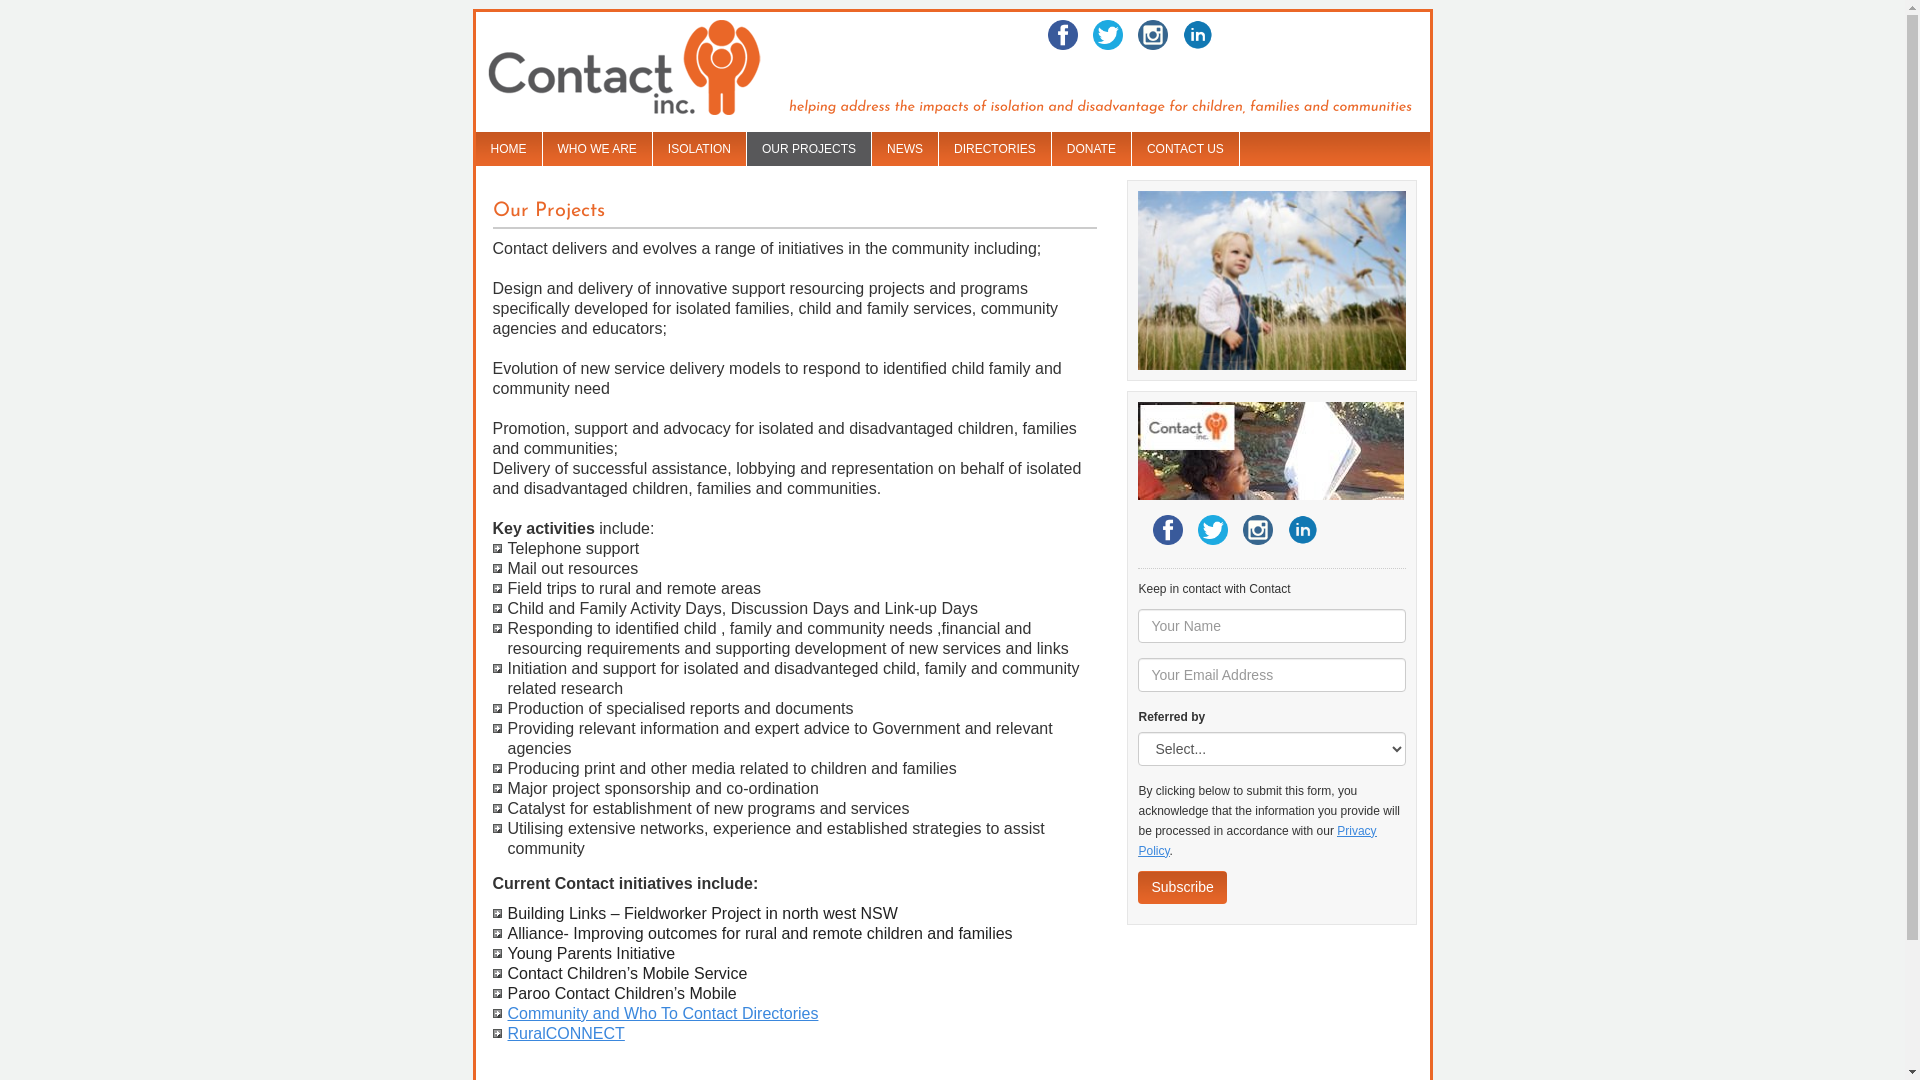 The image size is (1920, 1080). I want to click on 'Privacy Policy', so click(1256, 840).